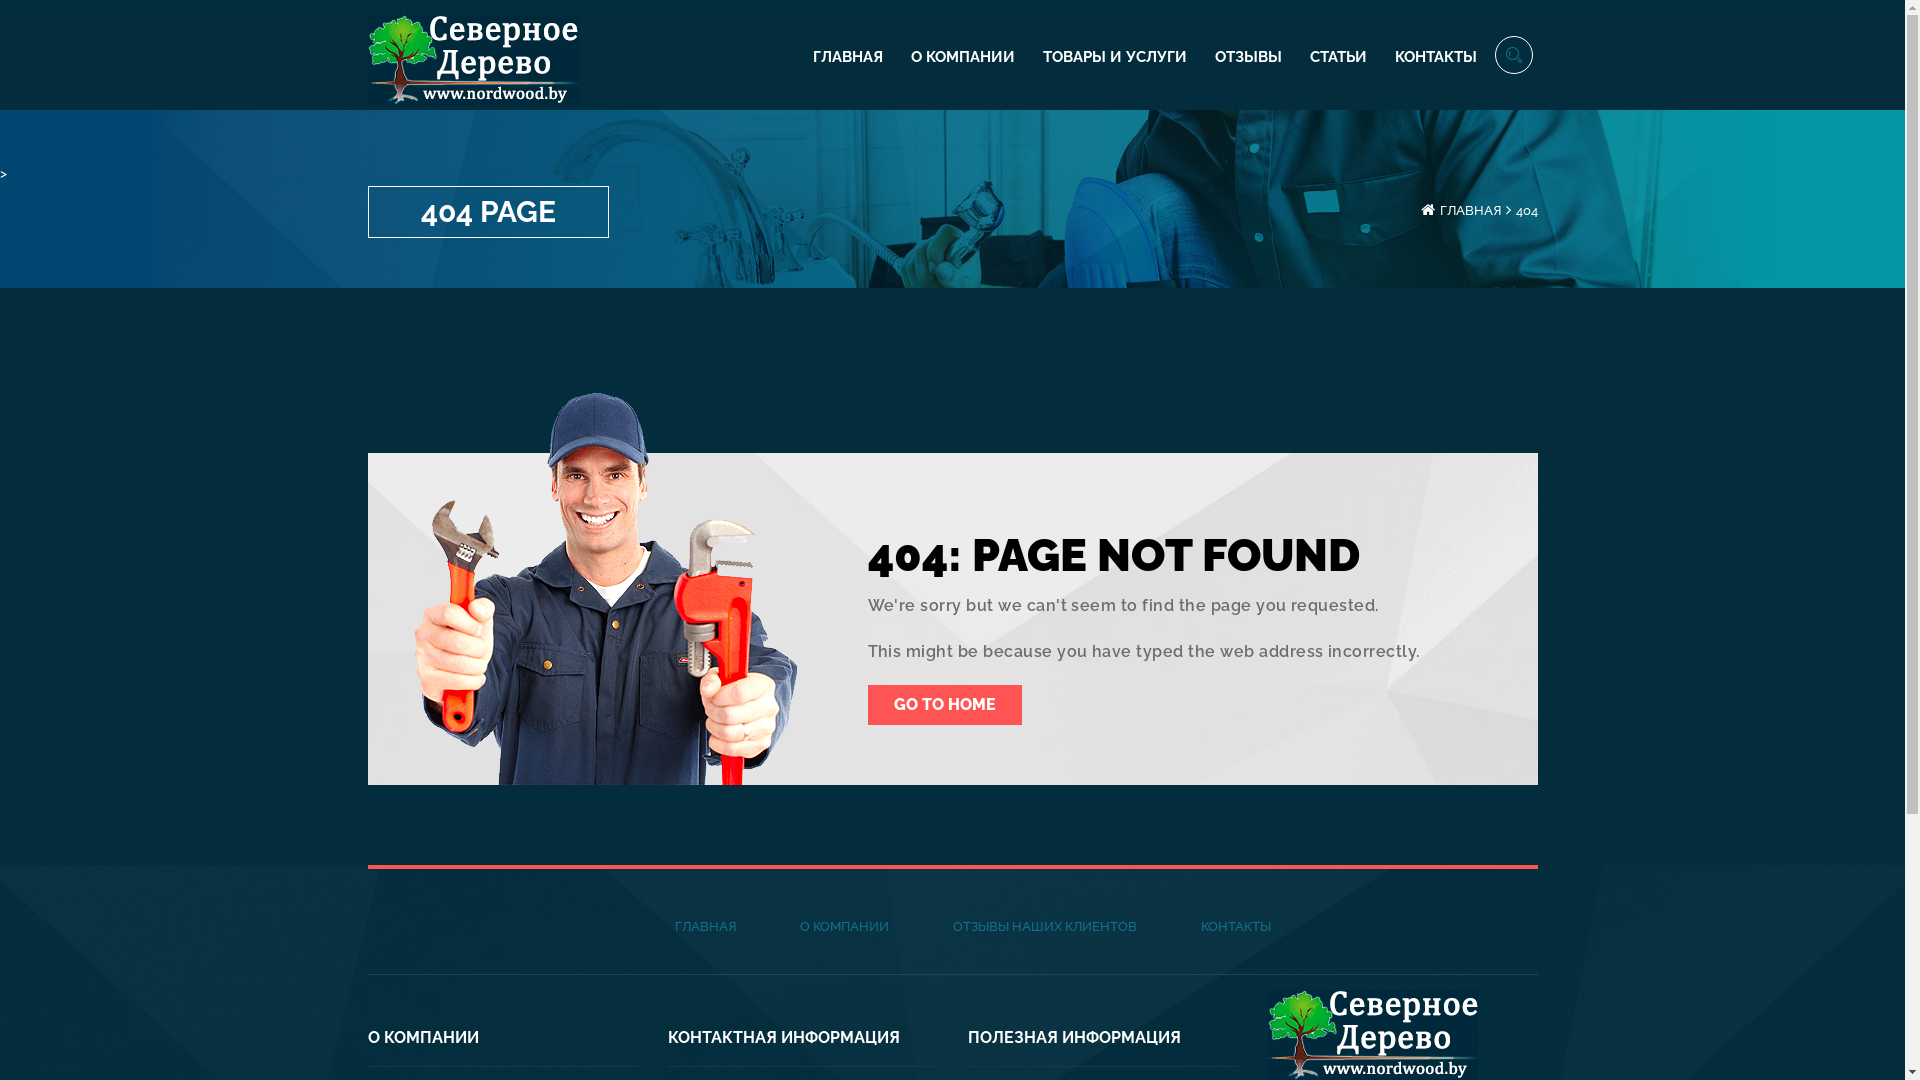 The height and width of the screenshot is (1080, 1920). What do you see at coordinates (868, 704) in the screenshot?
I see `'GO TO HOME'` at bounding box center [868, 704].